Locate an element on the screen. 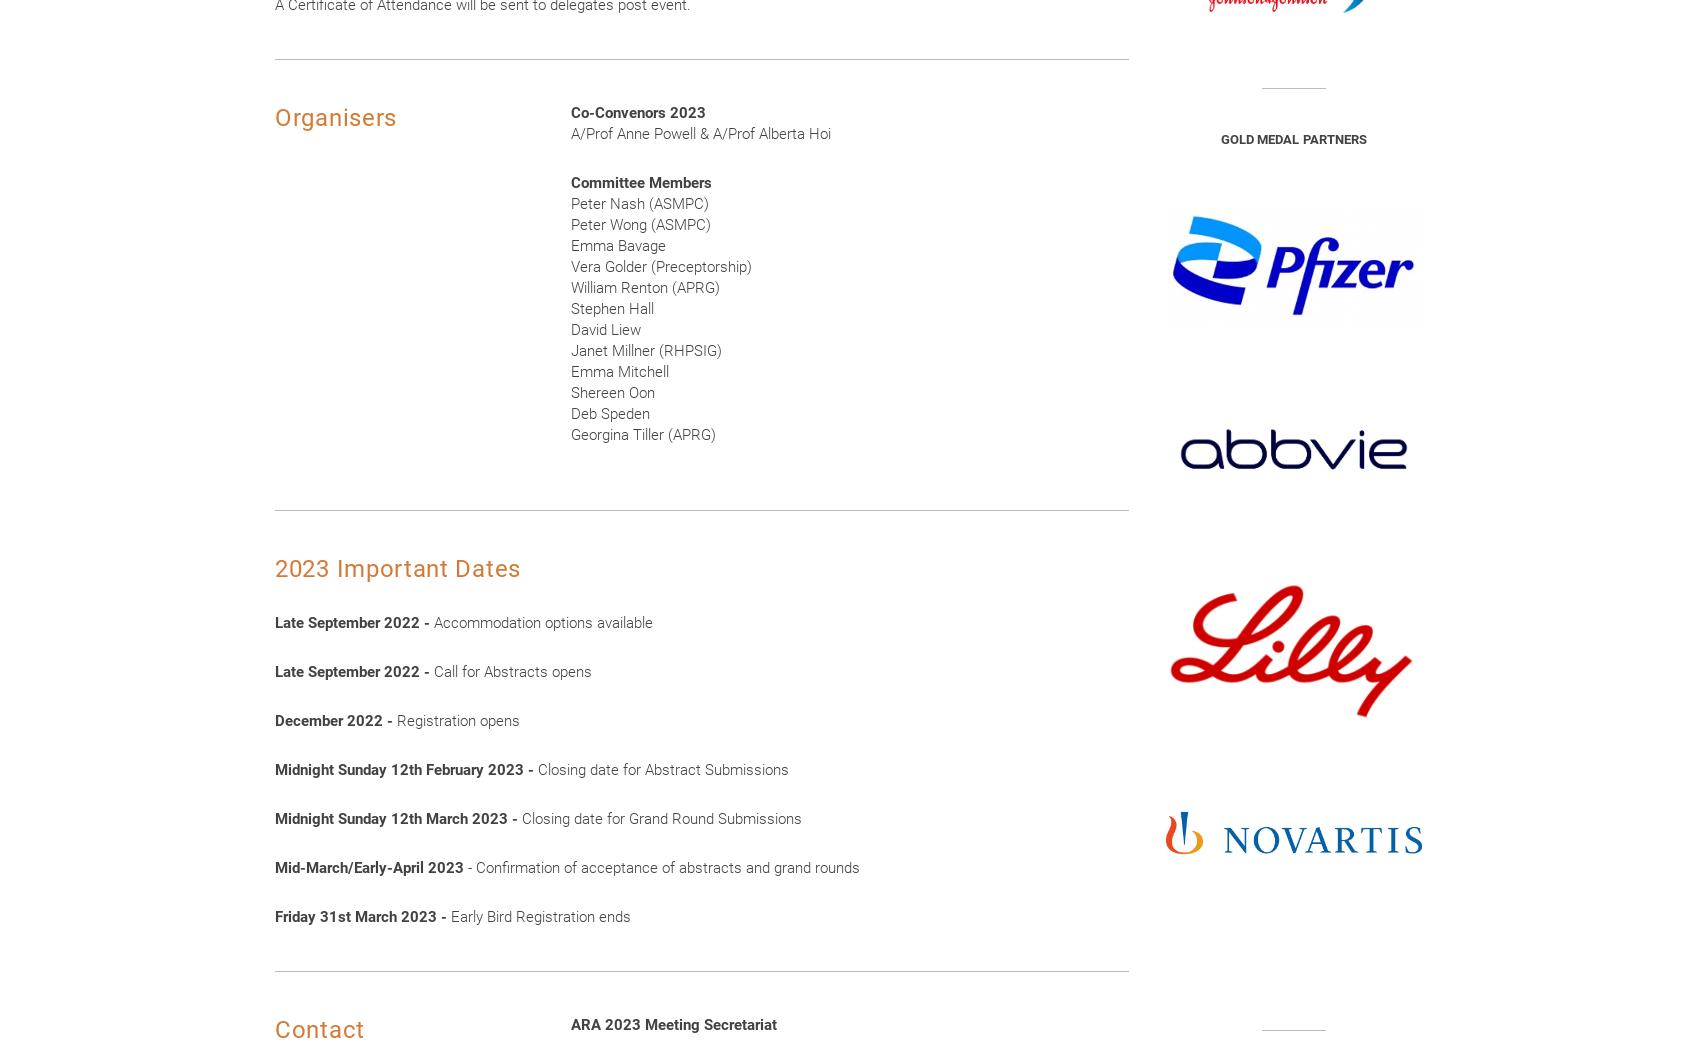 The height and width of the screenshot is (1059, 1700). 'Contact' is located at coordinates (319, 1028).